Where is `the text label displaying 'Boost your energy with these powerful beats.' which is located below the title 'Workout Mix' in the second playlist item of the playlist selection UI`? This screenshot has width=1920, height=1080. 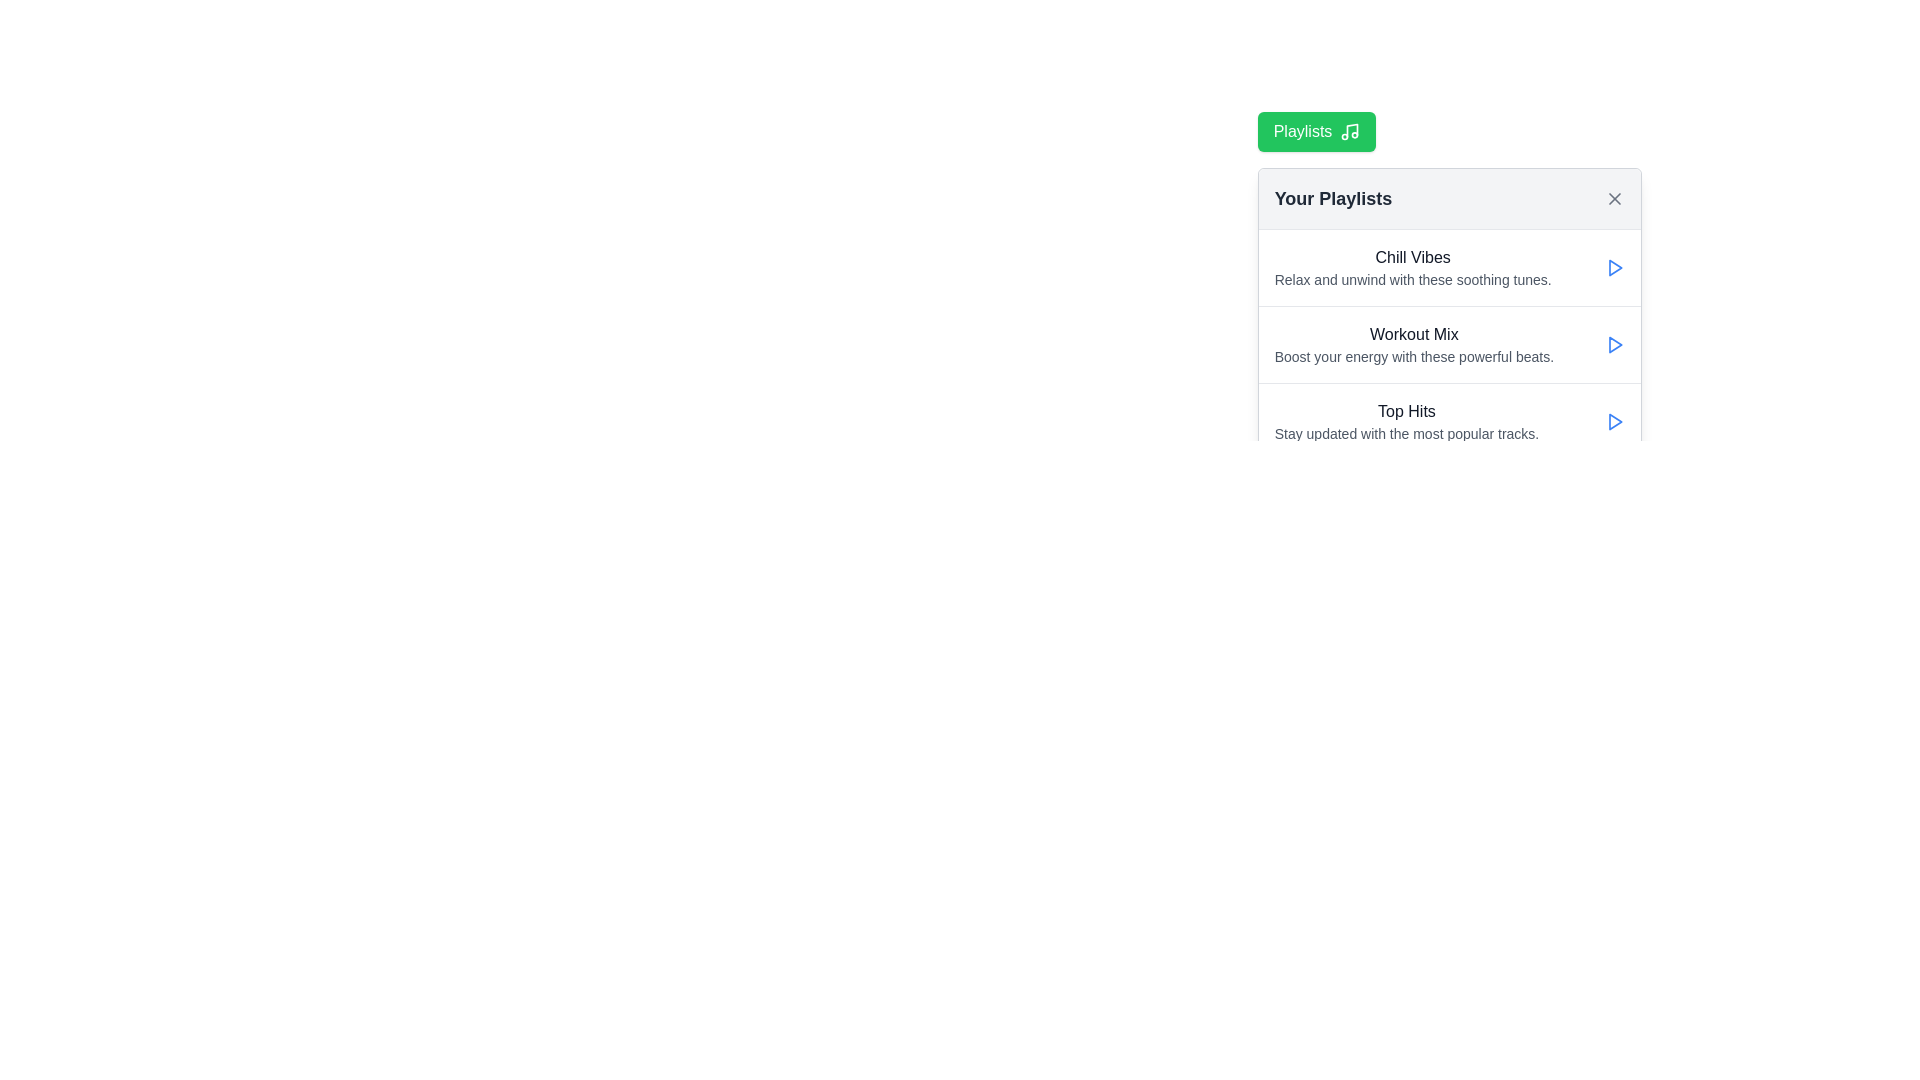 the text label displaying 'Boost your energy with these powerful beats.' which is located below the title 'Workout Mix' in the second playlist item of the playlist selection UI is located at coordinates (1413, 356).